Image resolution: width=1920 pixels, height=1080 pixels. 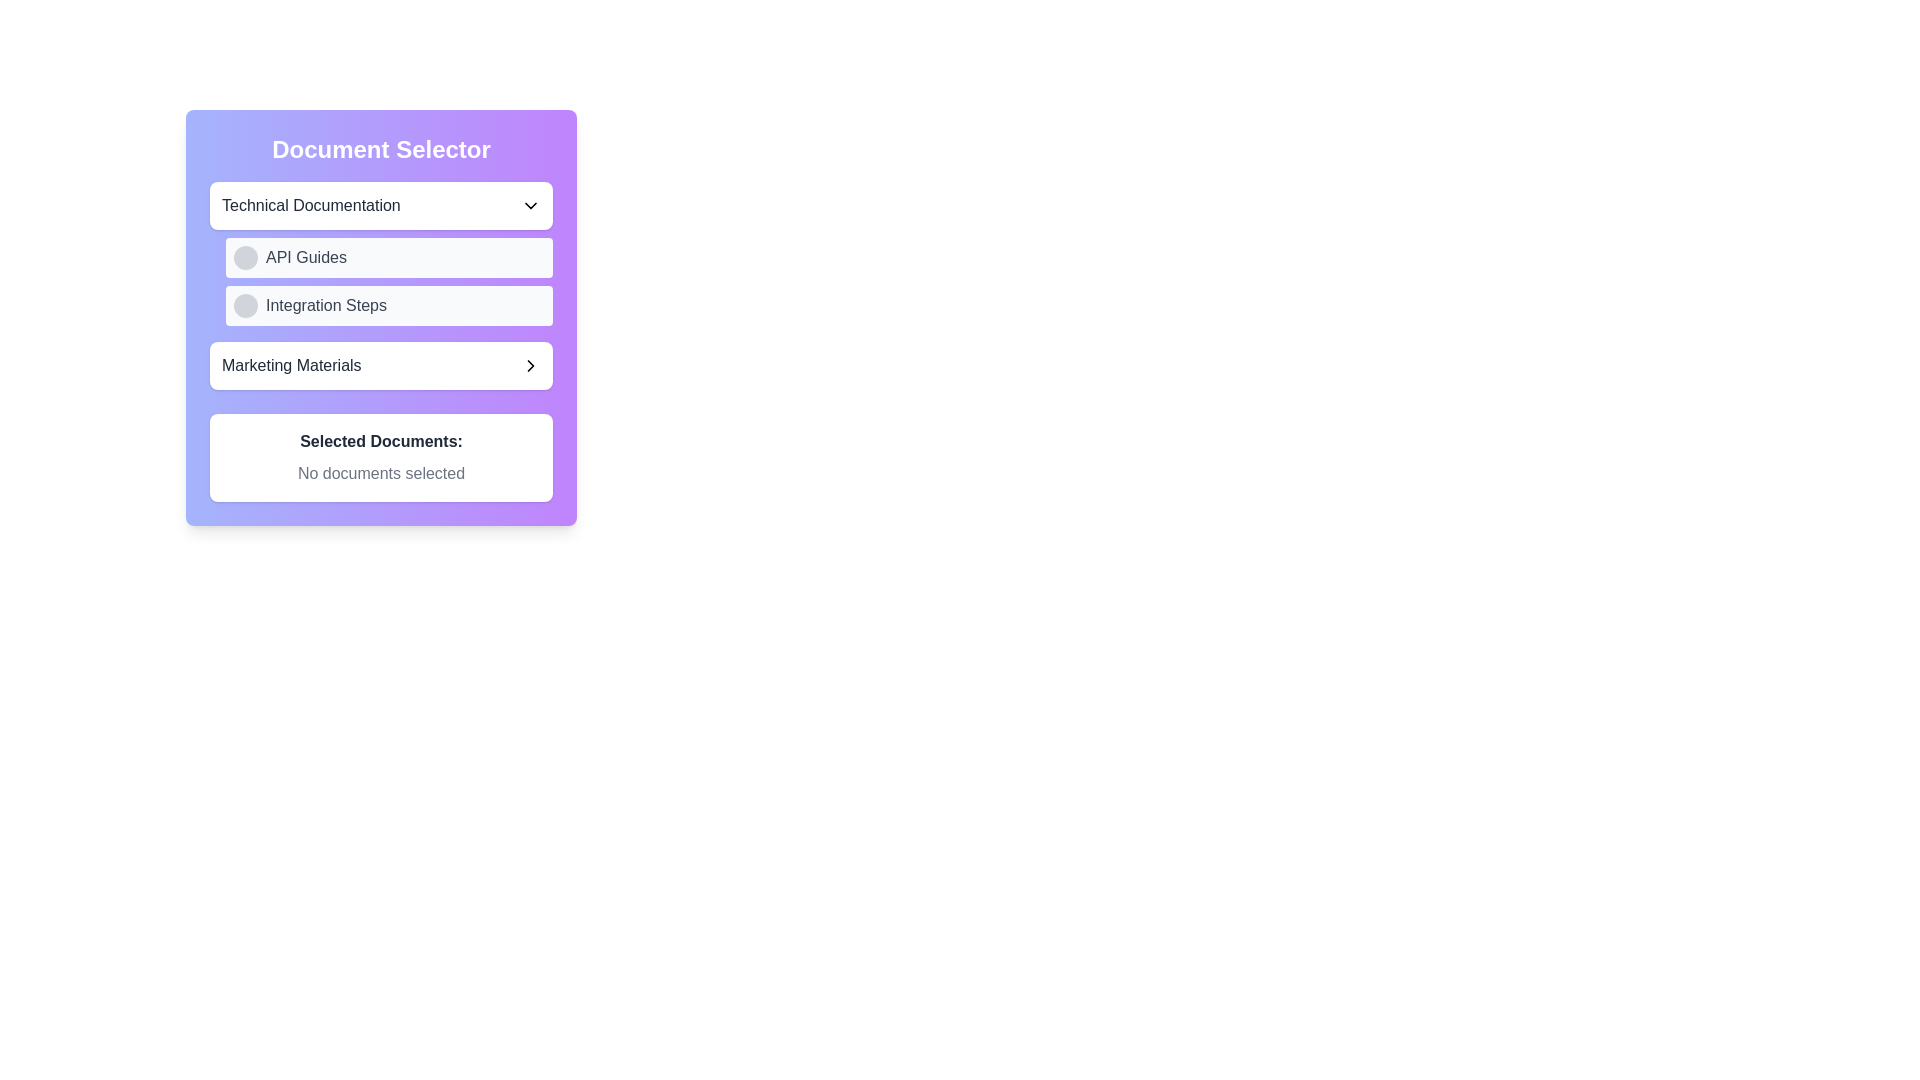 What do you see at coordinates (381, 205) in the screenshot?
I see `the Dropdown menu trigger button labeled 'Technical Documentation'` at bounding box center [381, 205].